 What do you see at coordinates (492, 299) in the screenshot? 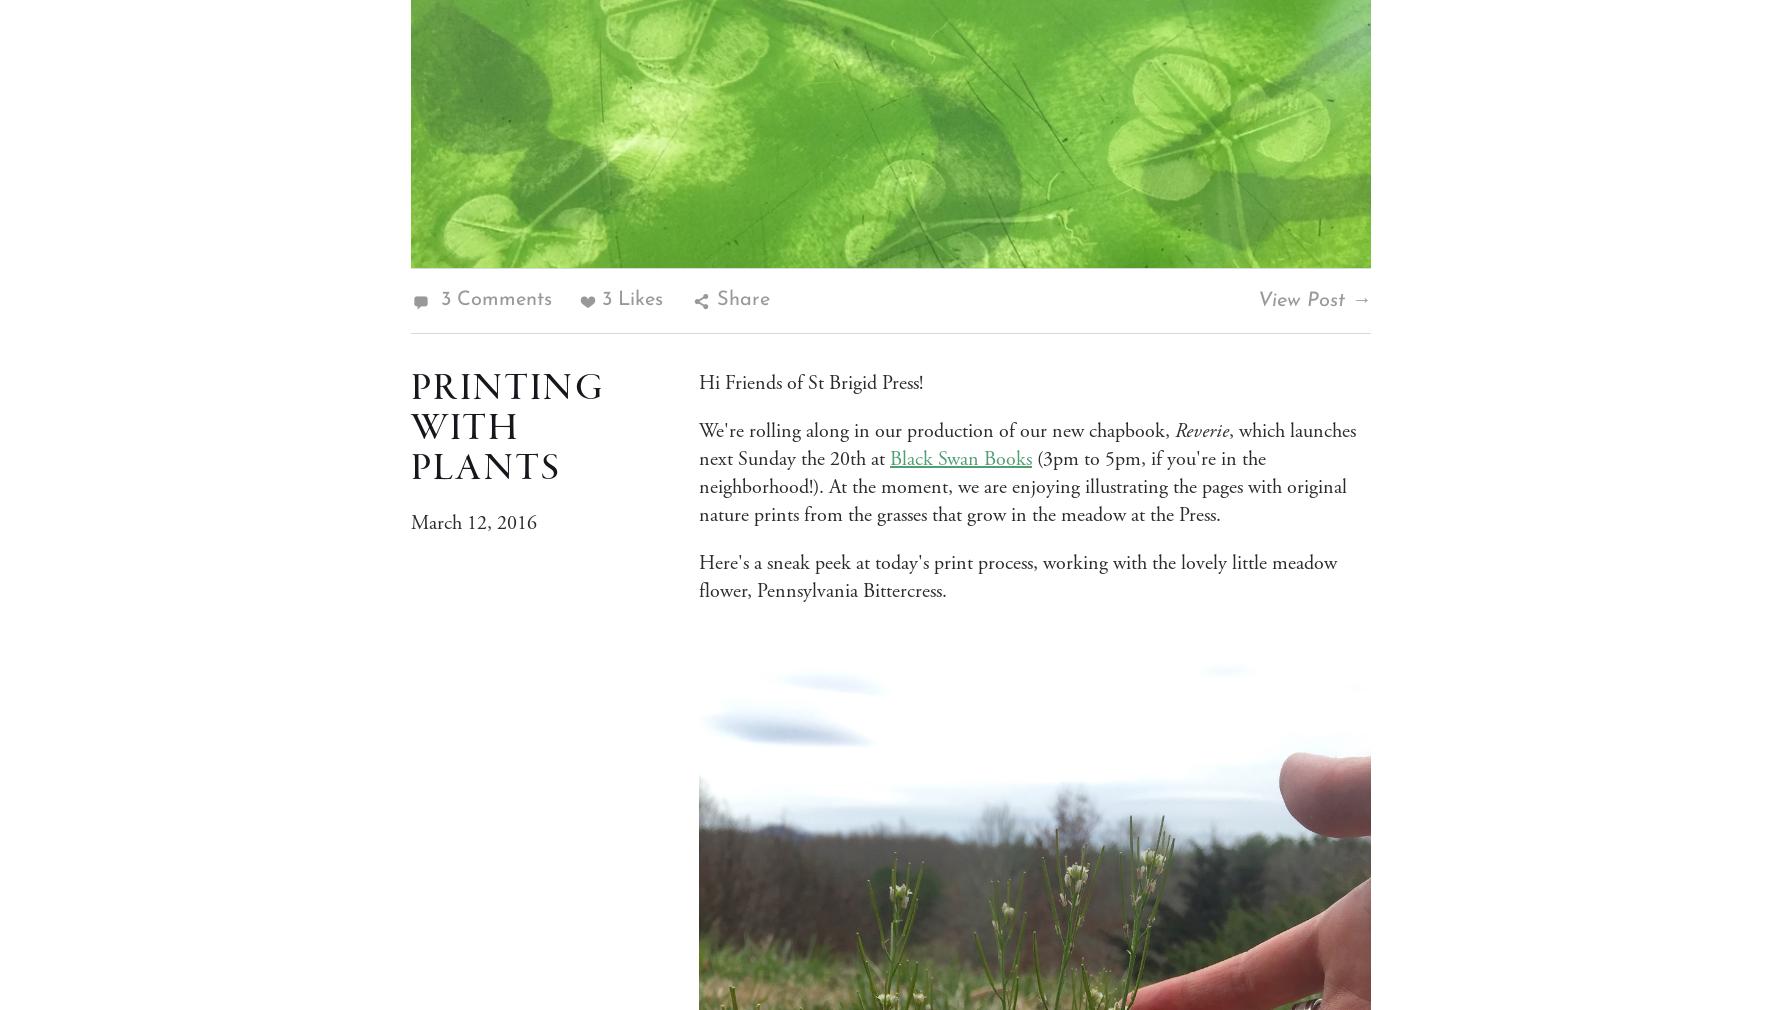
I see `'3 Comments'` at bounding box center [492, 299].